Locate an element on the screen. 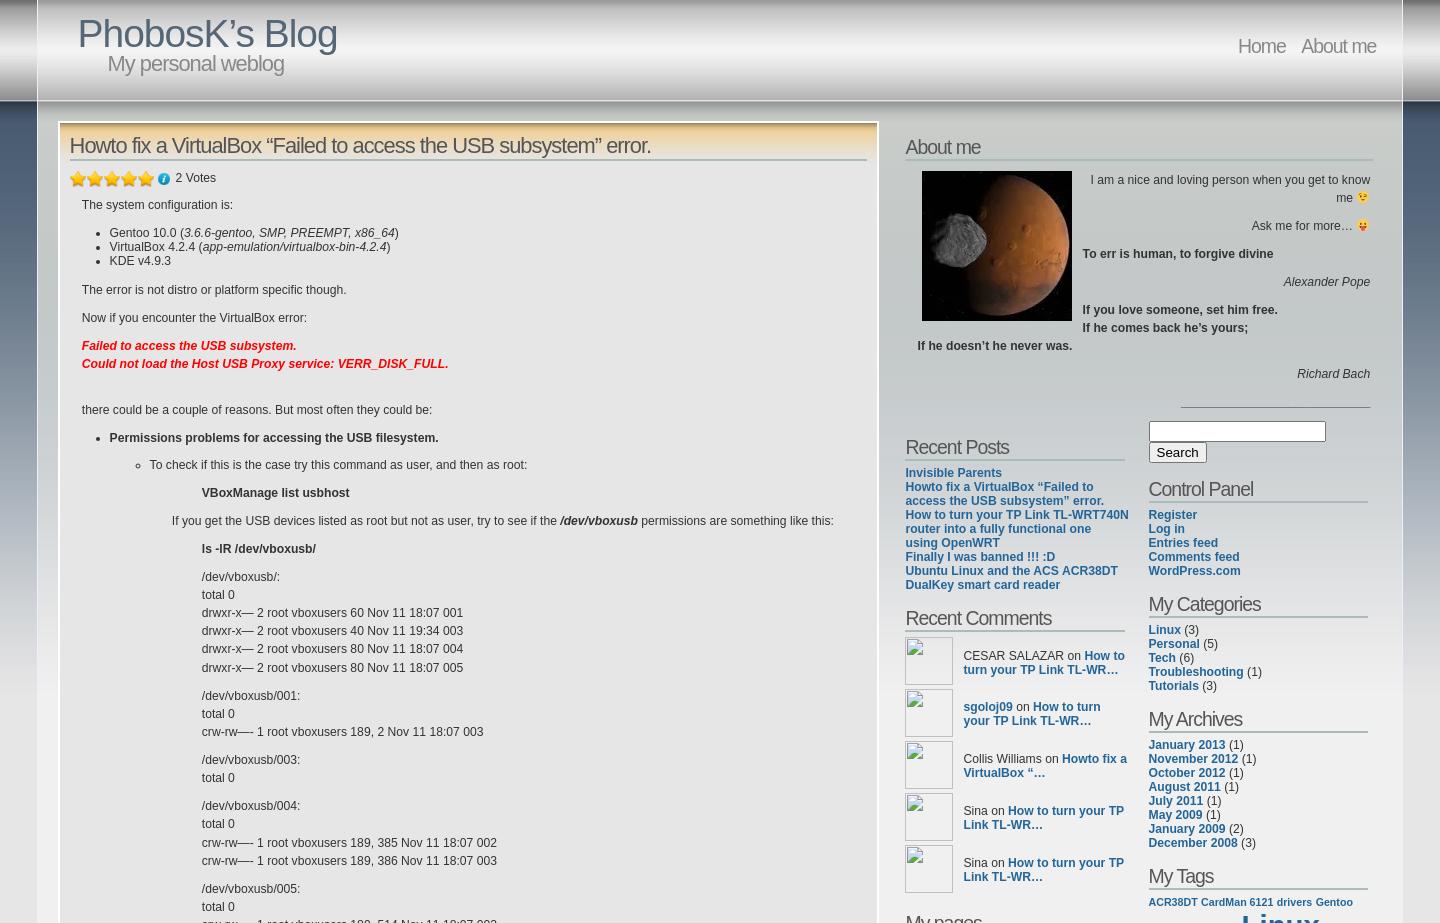  'To check if this is the case try this command as user, and then as root:' is located at coordinates (148, 462).